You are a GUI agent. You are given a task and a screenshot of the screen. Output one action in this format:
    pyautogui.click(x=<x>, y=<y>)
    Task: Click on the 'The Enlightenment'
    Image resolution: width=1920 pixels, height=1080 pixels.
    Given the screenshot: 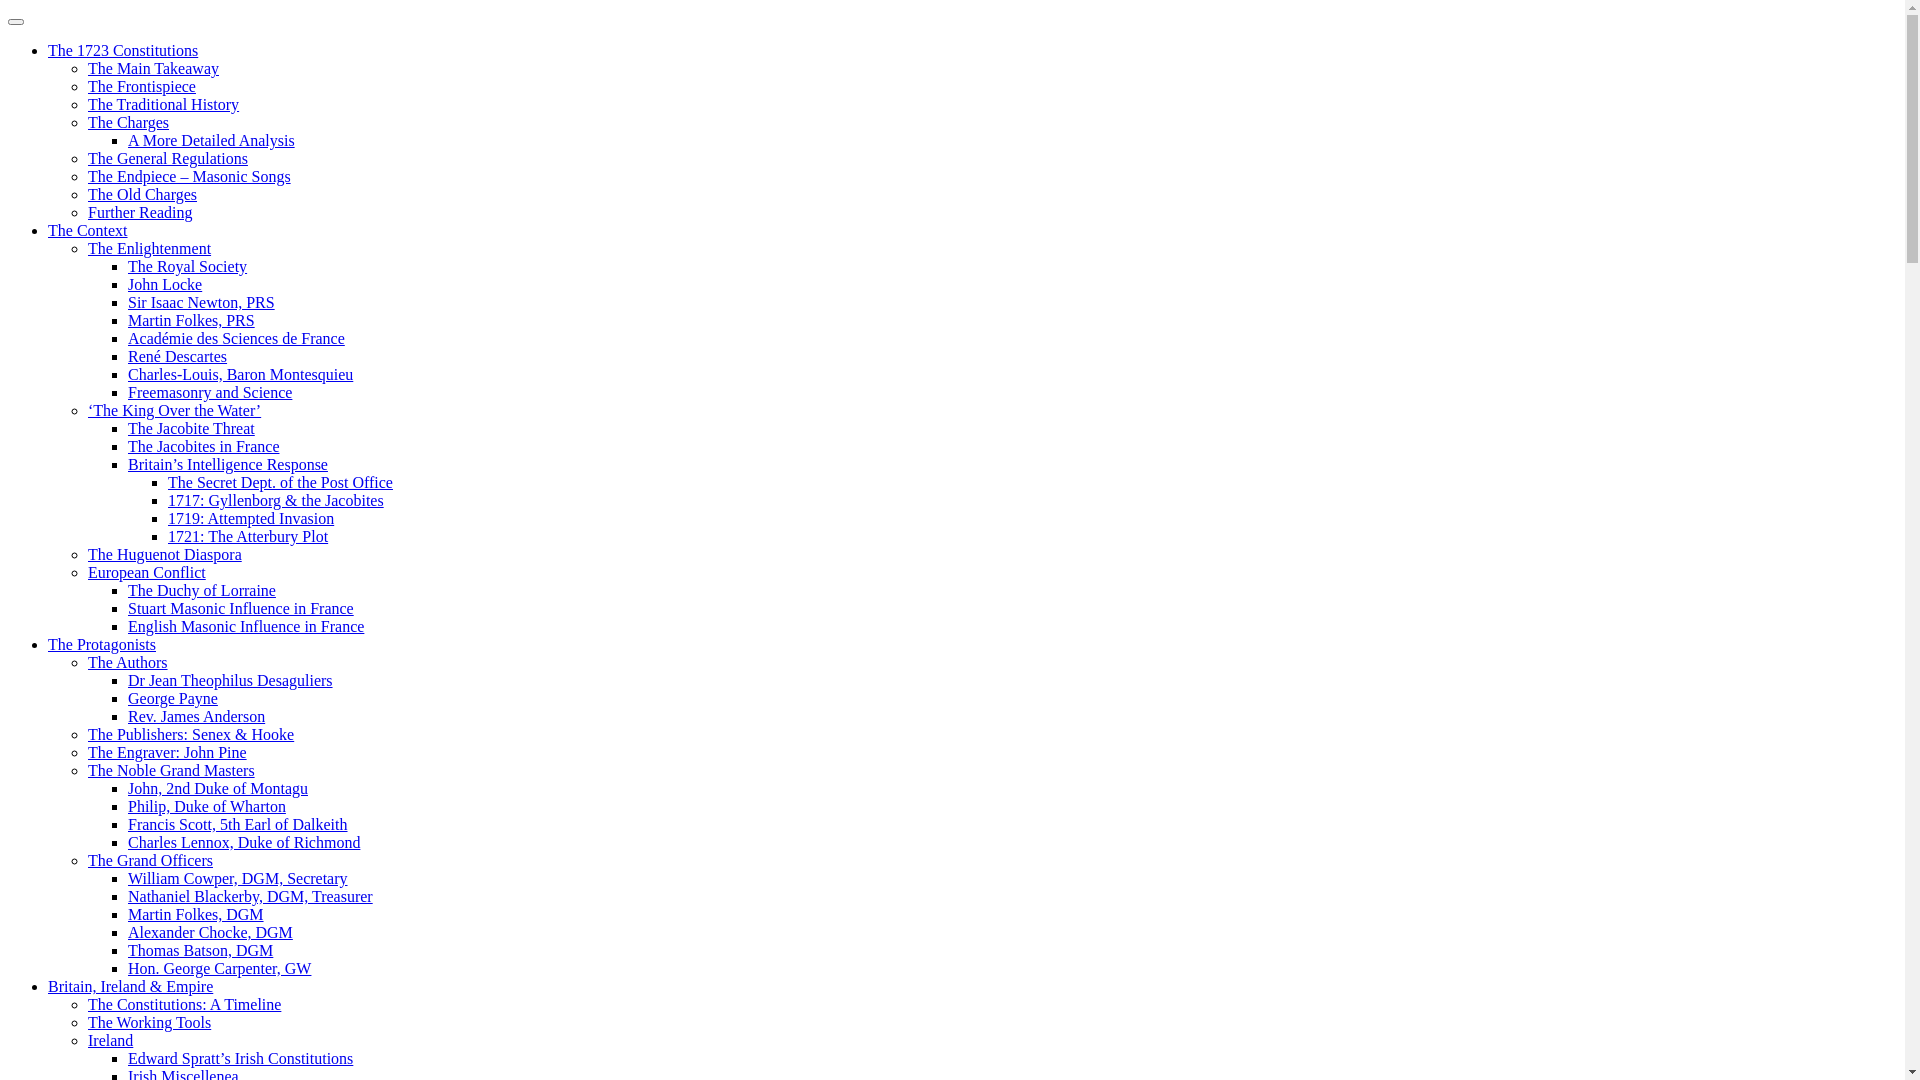 What is the action you would take?
    pyautogui.click(x=148, y=247)
    